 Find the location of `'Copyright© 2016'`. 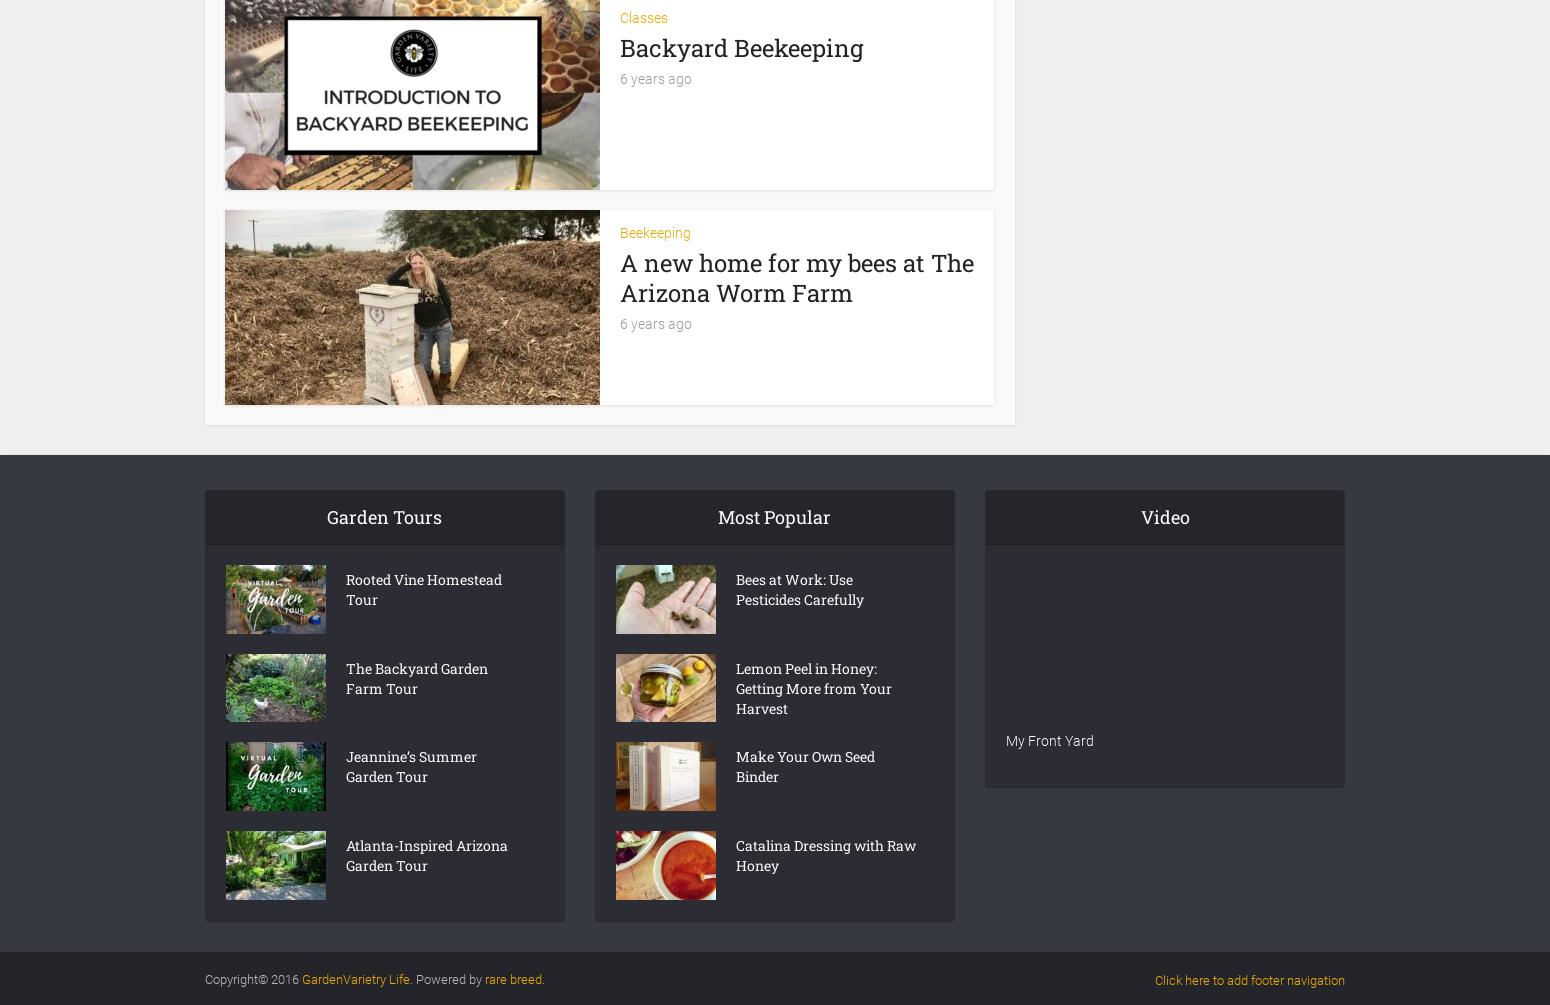

'Copyright© 2016' is located at coordinates (253, 978).